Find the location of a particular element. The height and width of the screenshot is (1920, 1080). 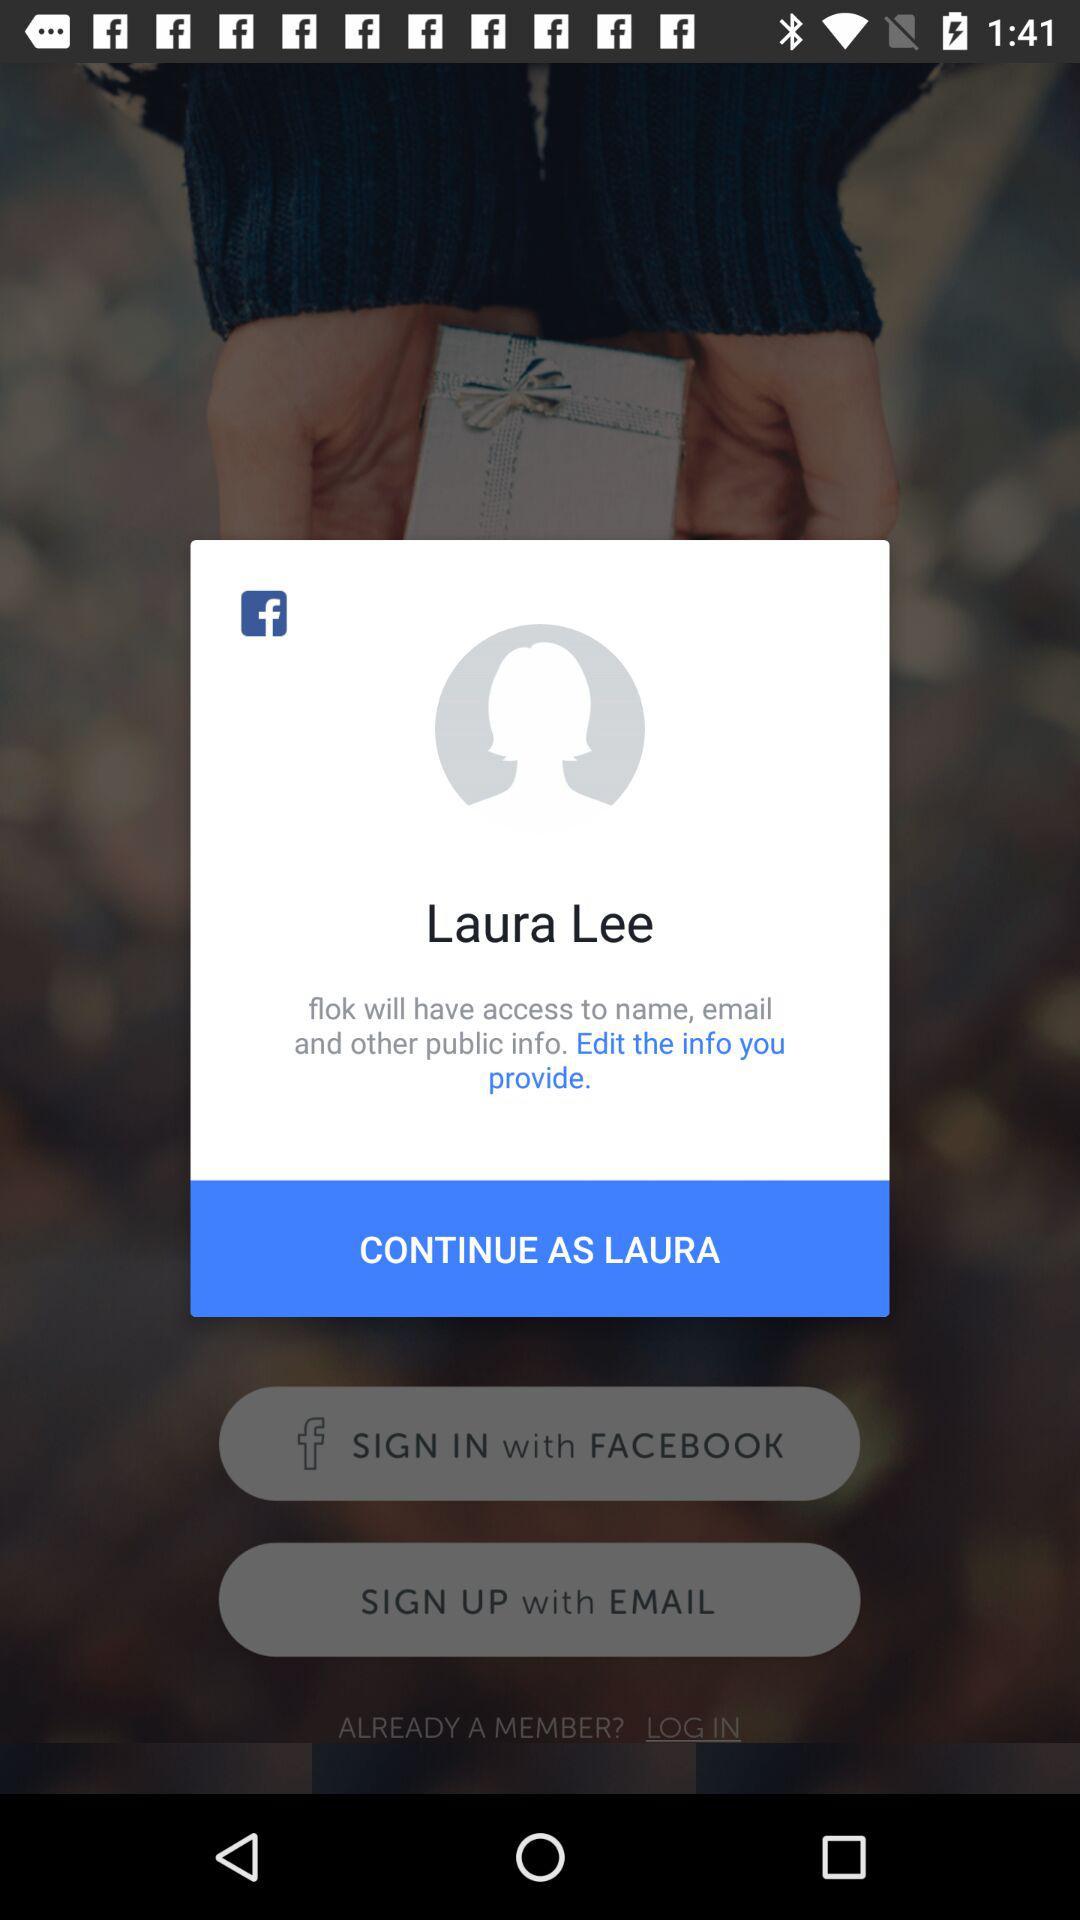

icon below laura lee is located at coordinates (540, 1041).